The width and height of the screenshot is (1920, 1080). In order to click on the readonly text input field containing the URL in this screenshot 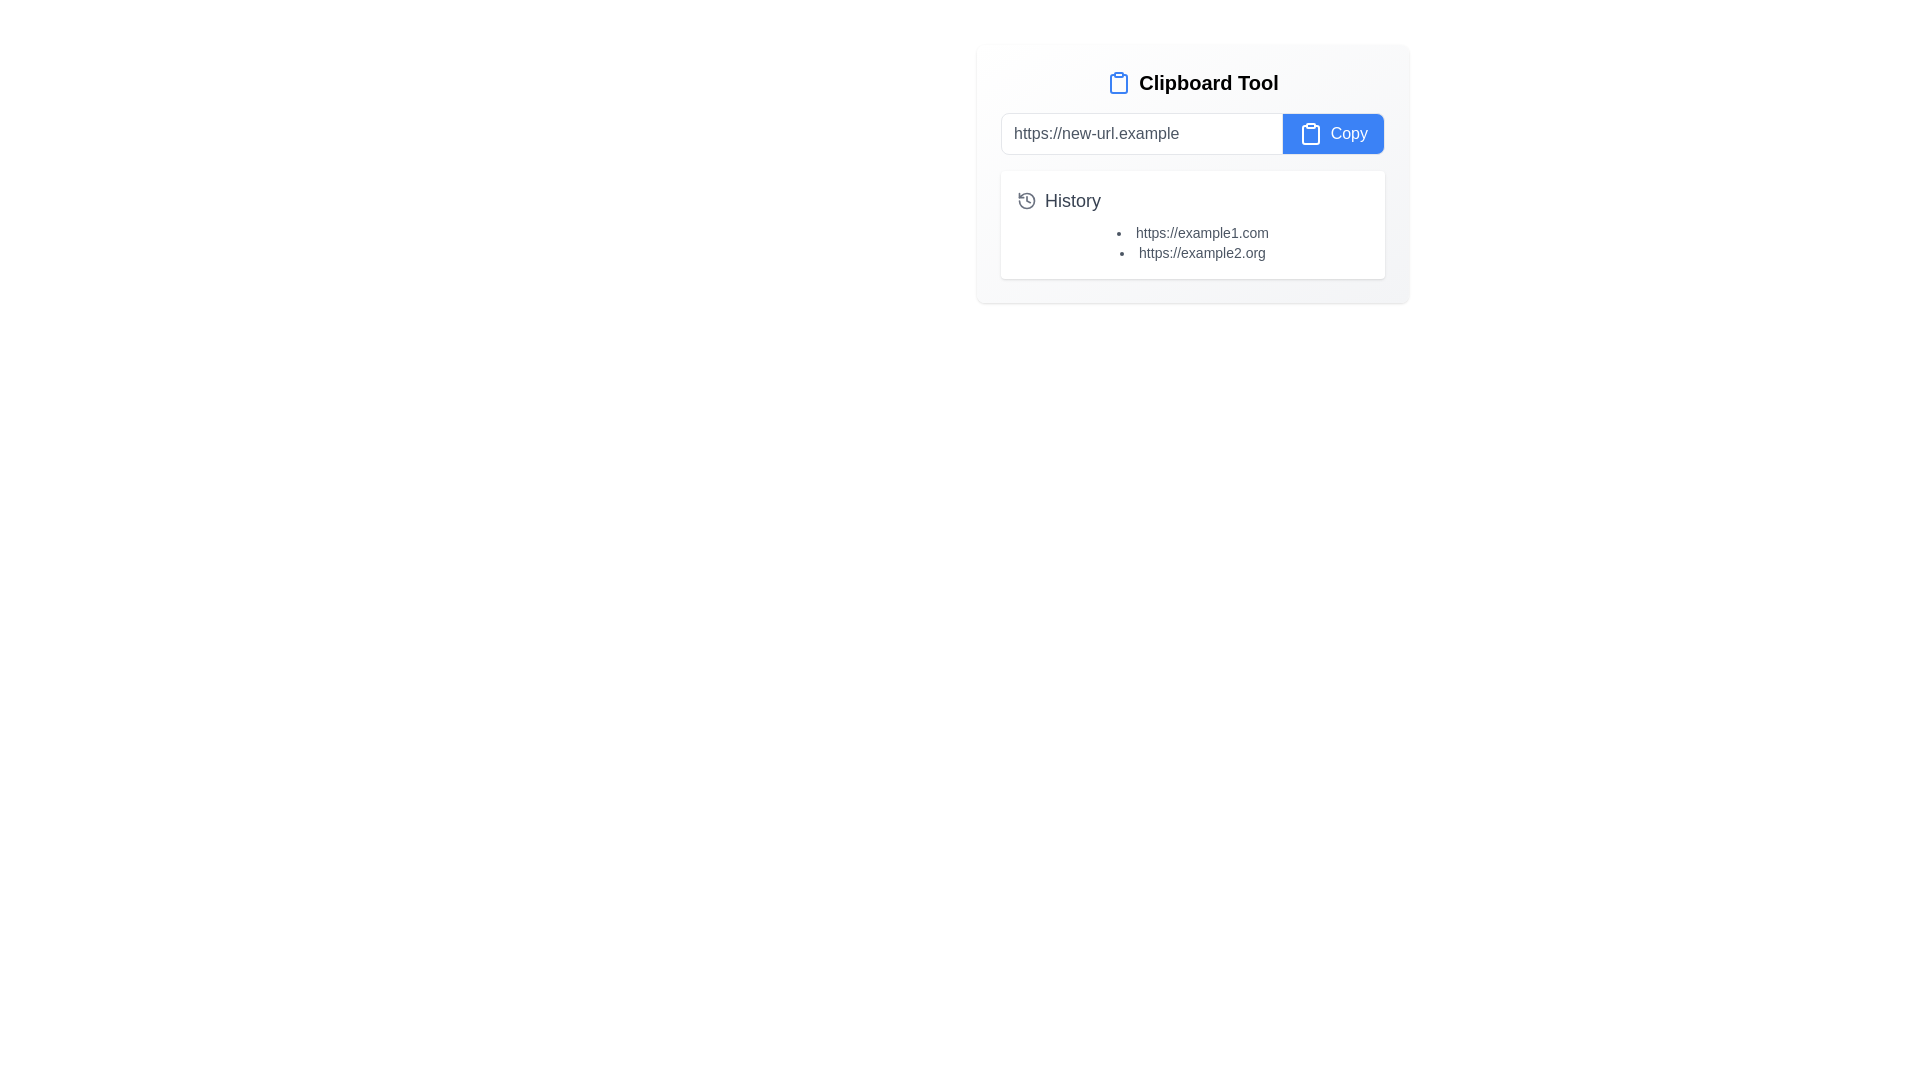, I will do `click(1141, 134)`.